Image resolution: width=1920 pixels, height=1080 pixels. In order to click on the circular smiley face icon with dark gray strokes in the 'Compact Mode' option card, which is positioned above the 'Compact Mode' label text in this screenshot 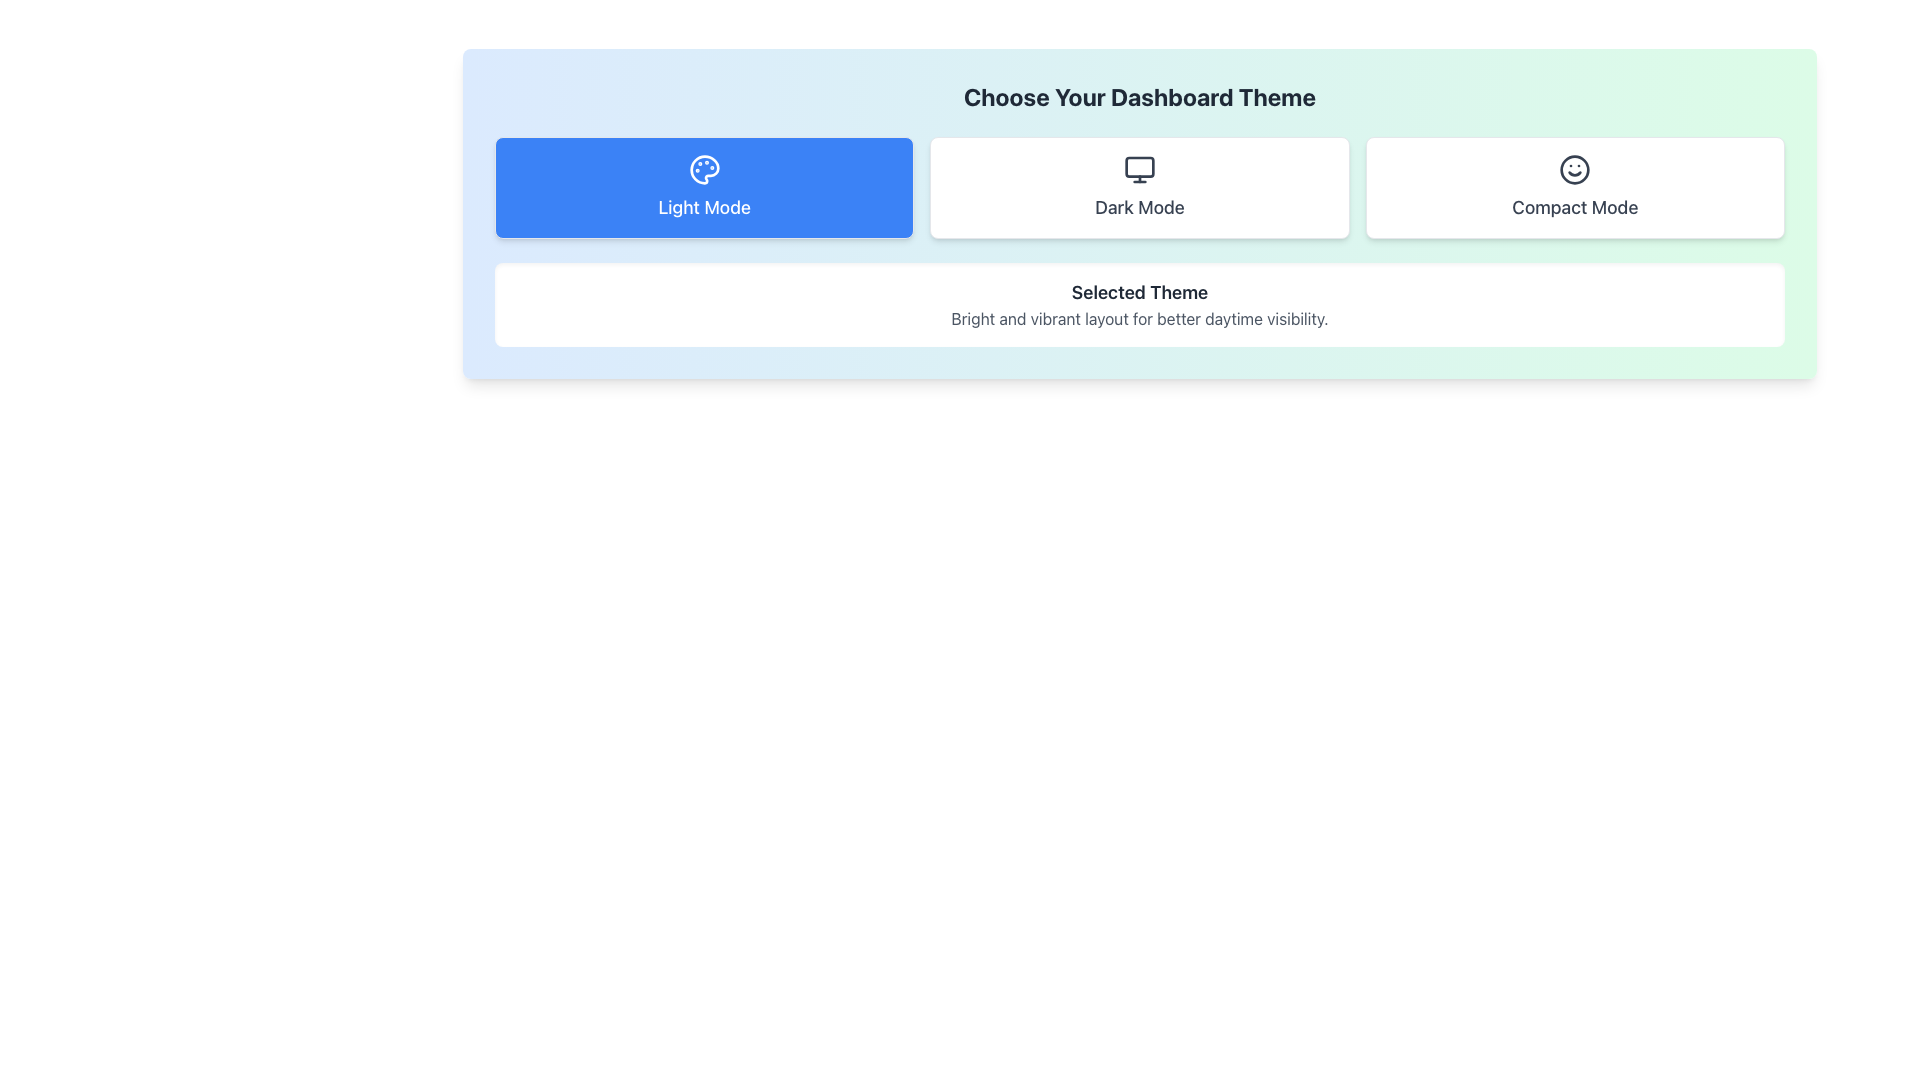, I will do `click(1574, 168)`.